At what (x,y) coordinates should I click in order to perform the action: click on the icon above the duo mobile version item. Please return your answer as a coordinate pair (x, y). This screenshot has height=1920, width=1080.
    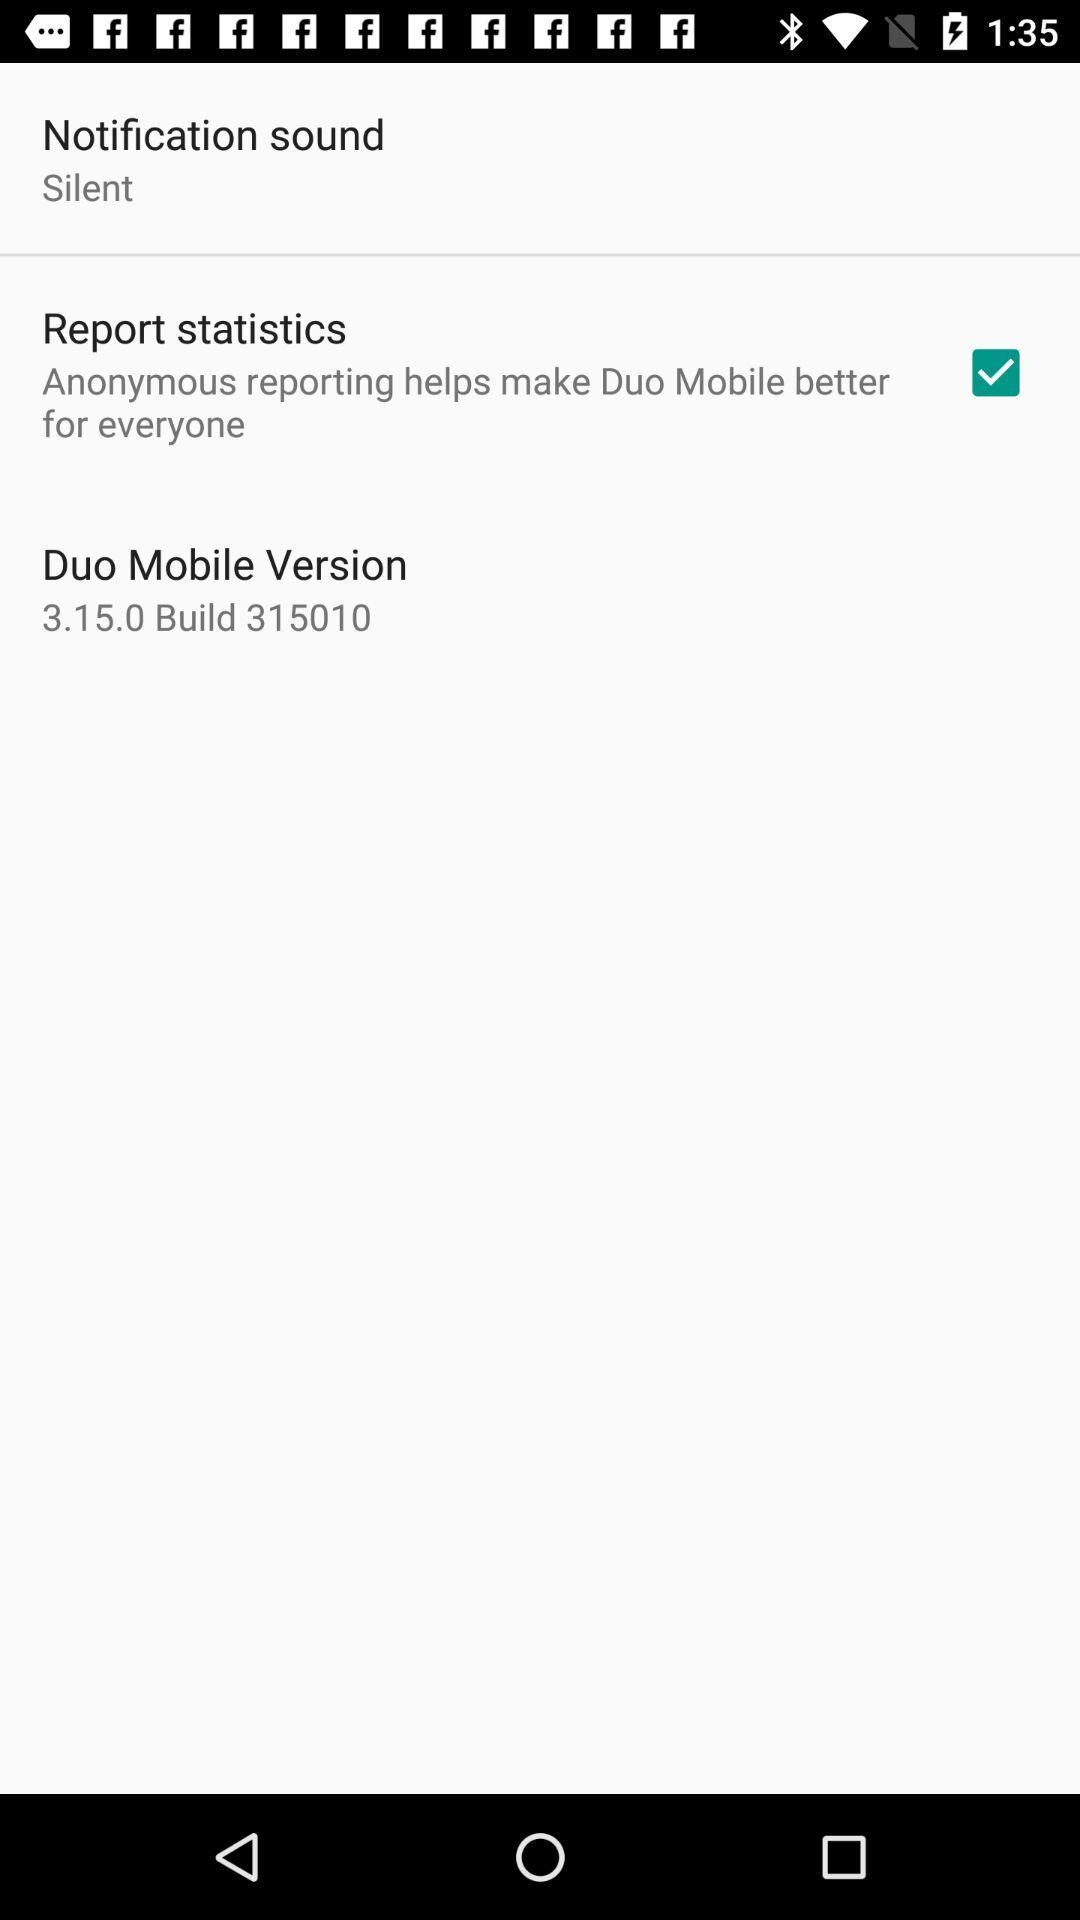
    Looking at the image, I should click on (477, 400).